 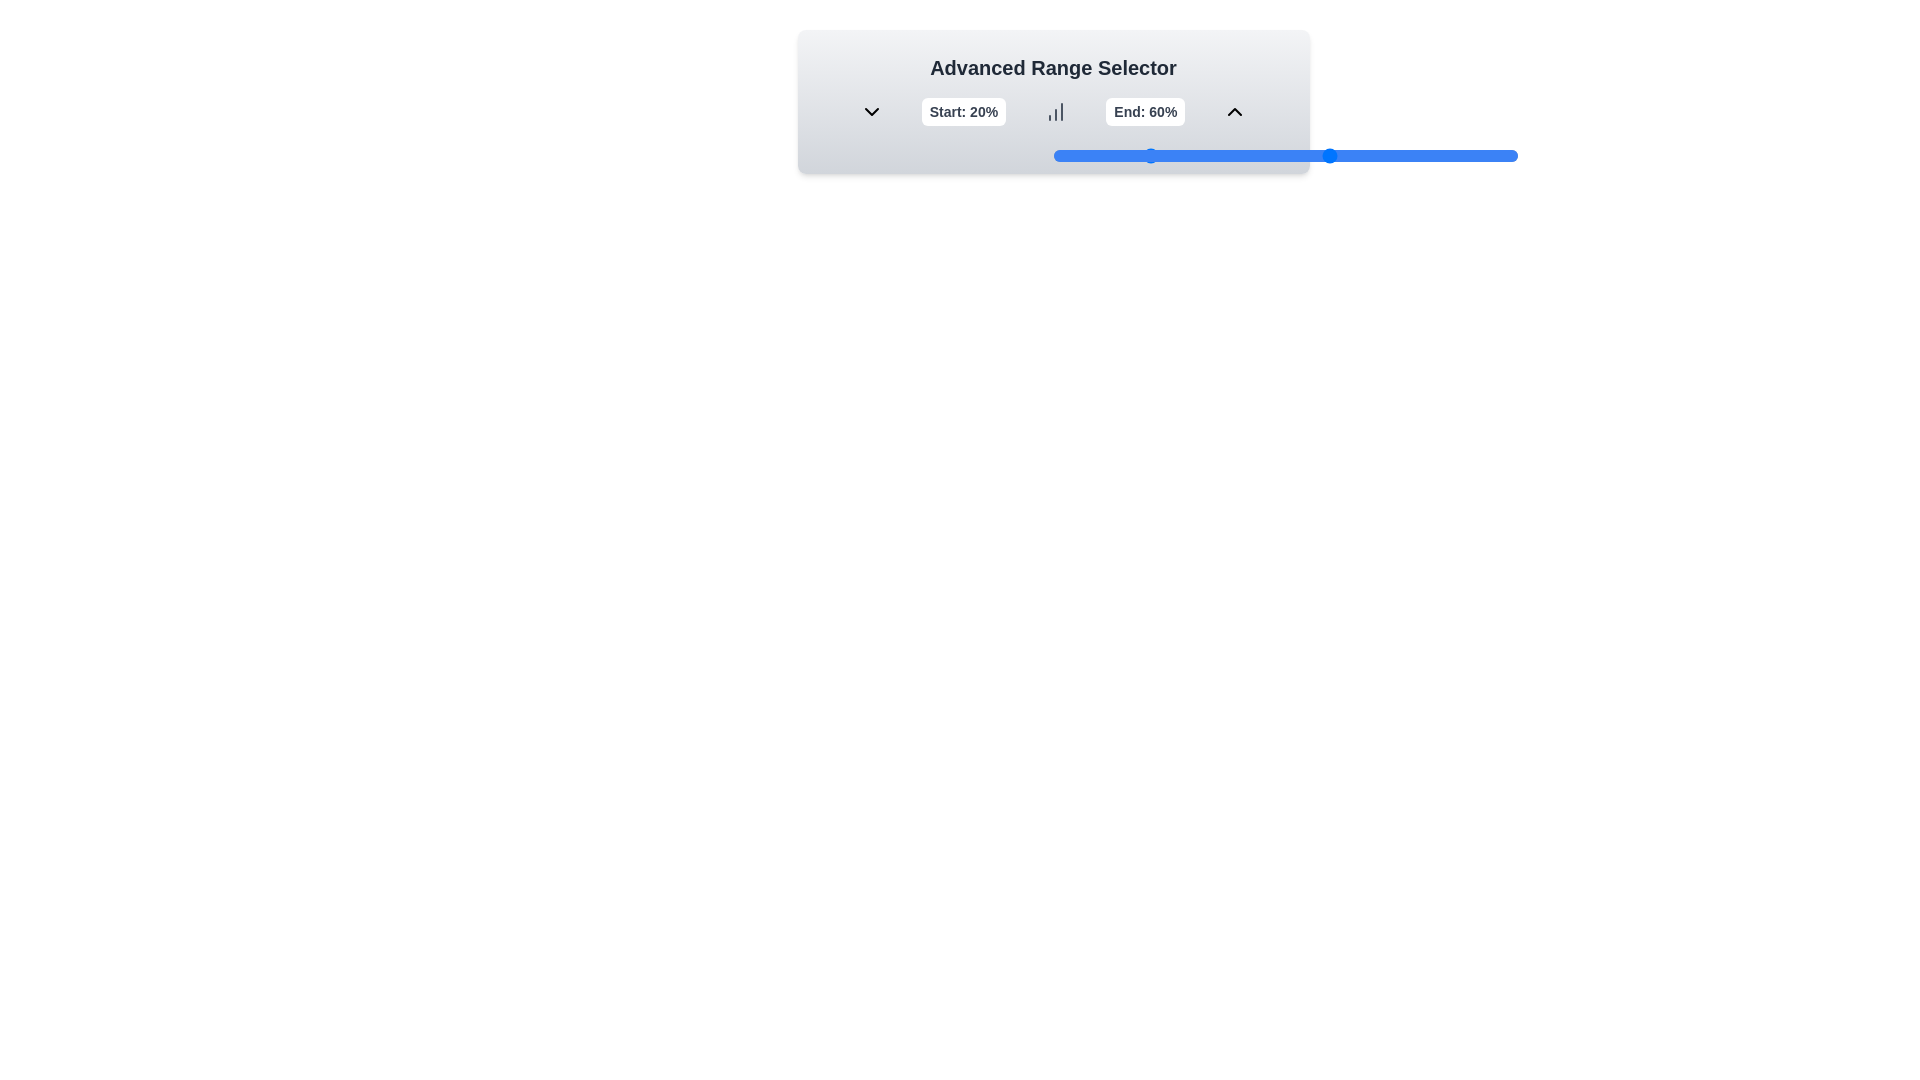 I want to click on the start range slider to 64%, so click(x=1350, y=154).